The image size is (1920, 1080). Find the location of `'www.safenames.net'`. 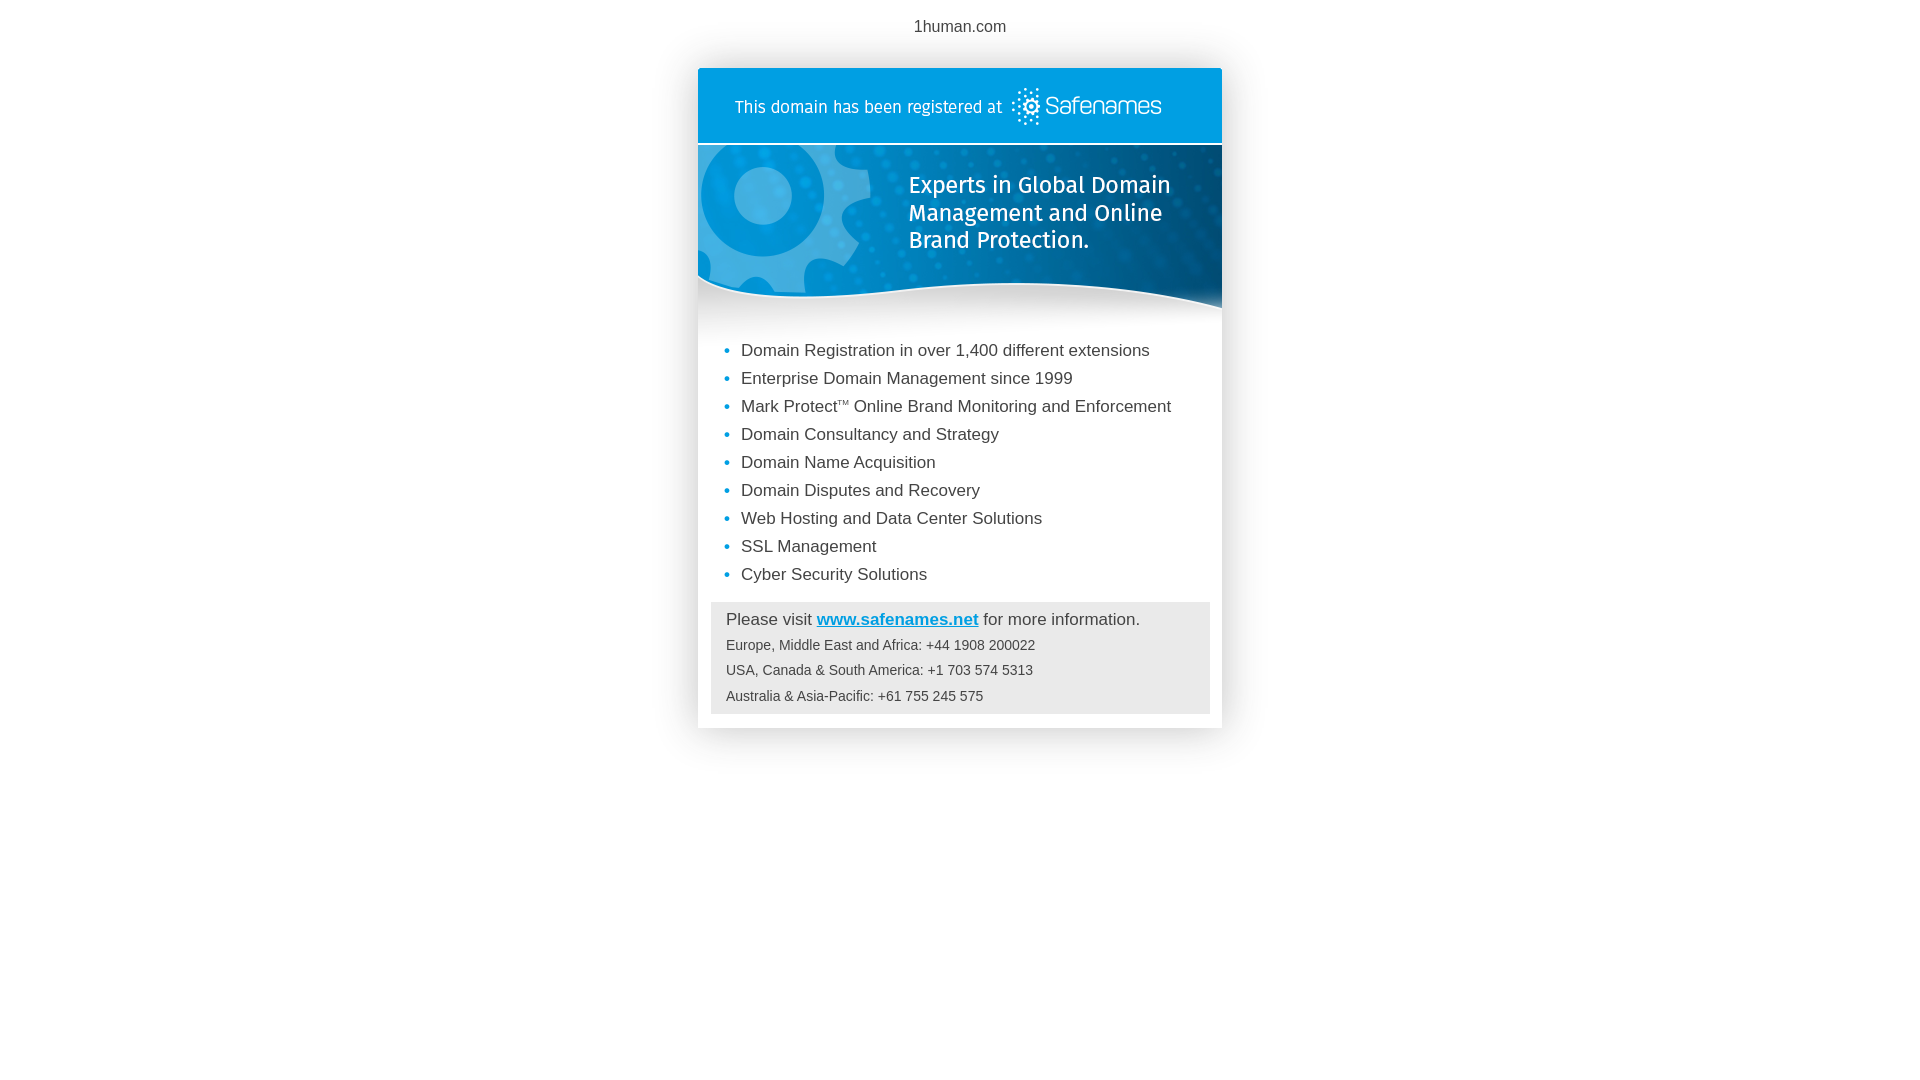

'www.safenames.net' is located at coordinates (896, 618).